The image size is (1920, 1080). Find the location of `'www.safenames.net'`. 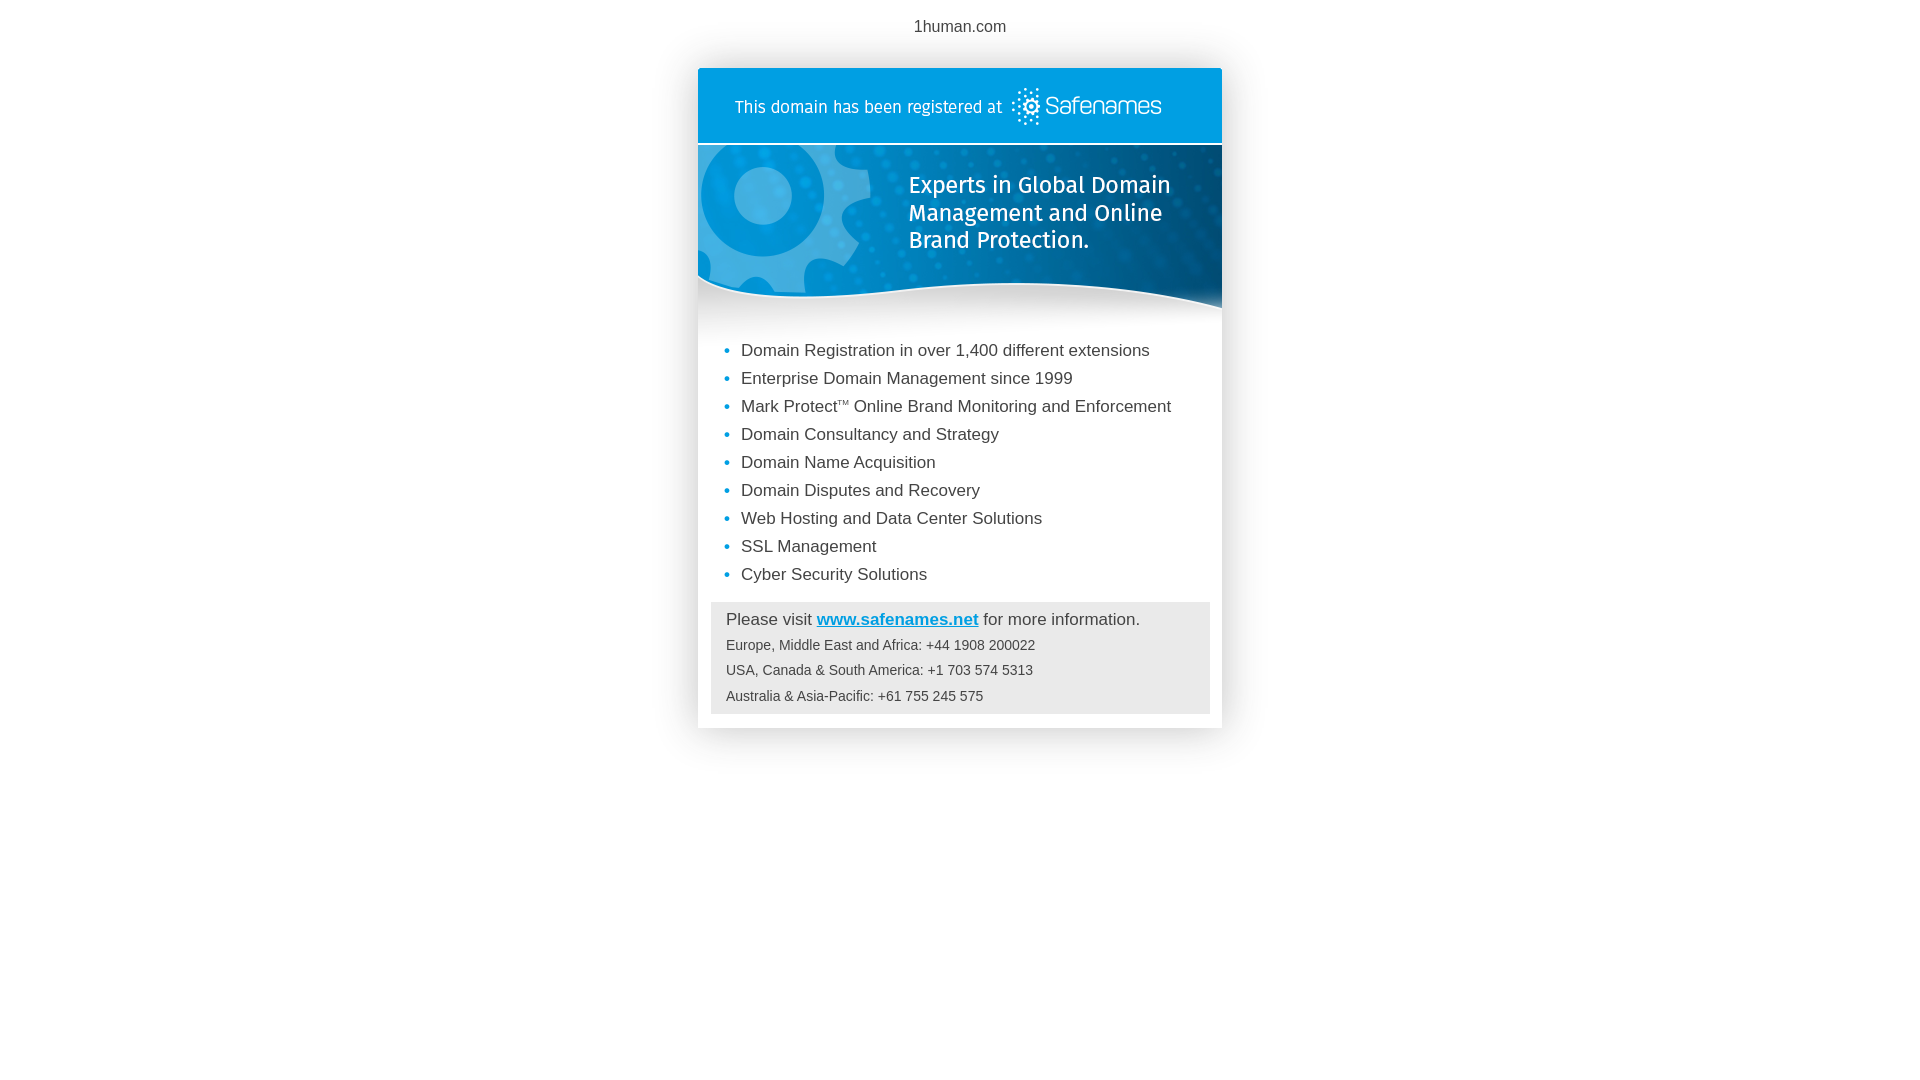

'www.safenames.net' is located at coordinates (896, 618).